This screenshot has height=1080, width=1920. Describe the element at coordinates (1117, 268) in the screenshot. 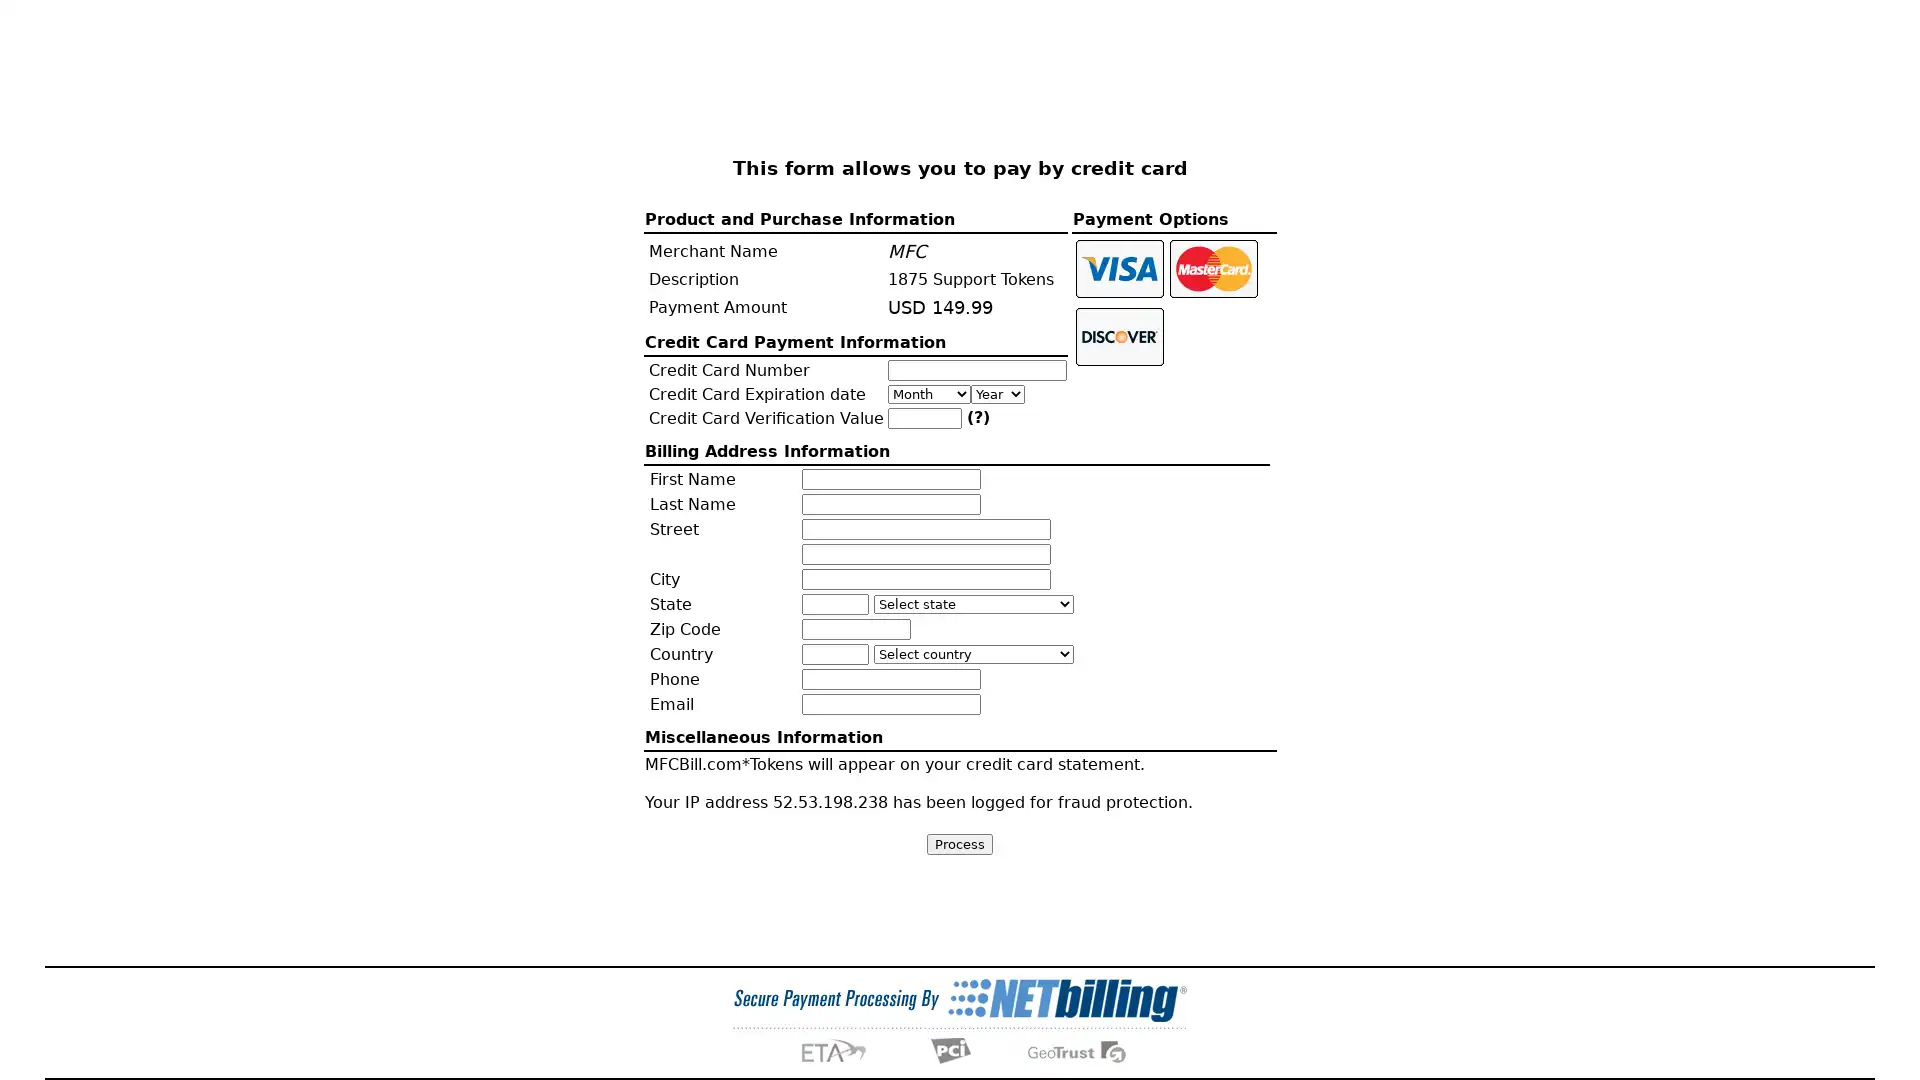

I see `Click to pay with Visa card` at that location.